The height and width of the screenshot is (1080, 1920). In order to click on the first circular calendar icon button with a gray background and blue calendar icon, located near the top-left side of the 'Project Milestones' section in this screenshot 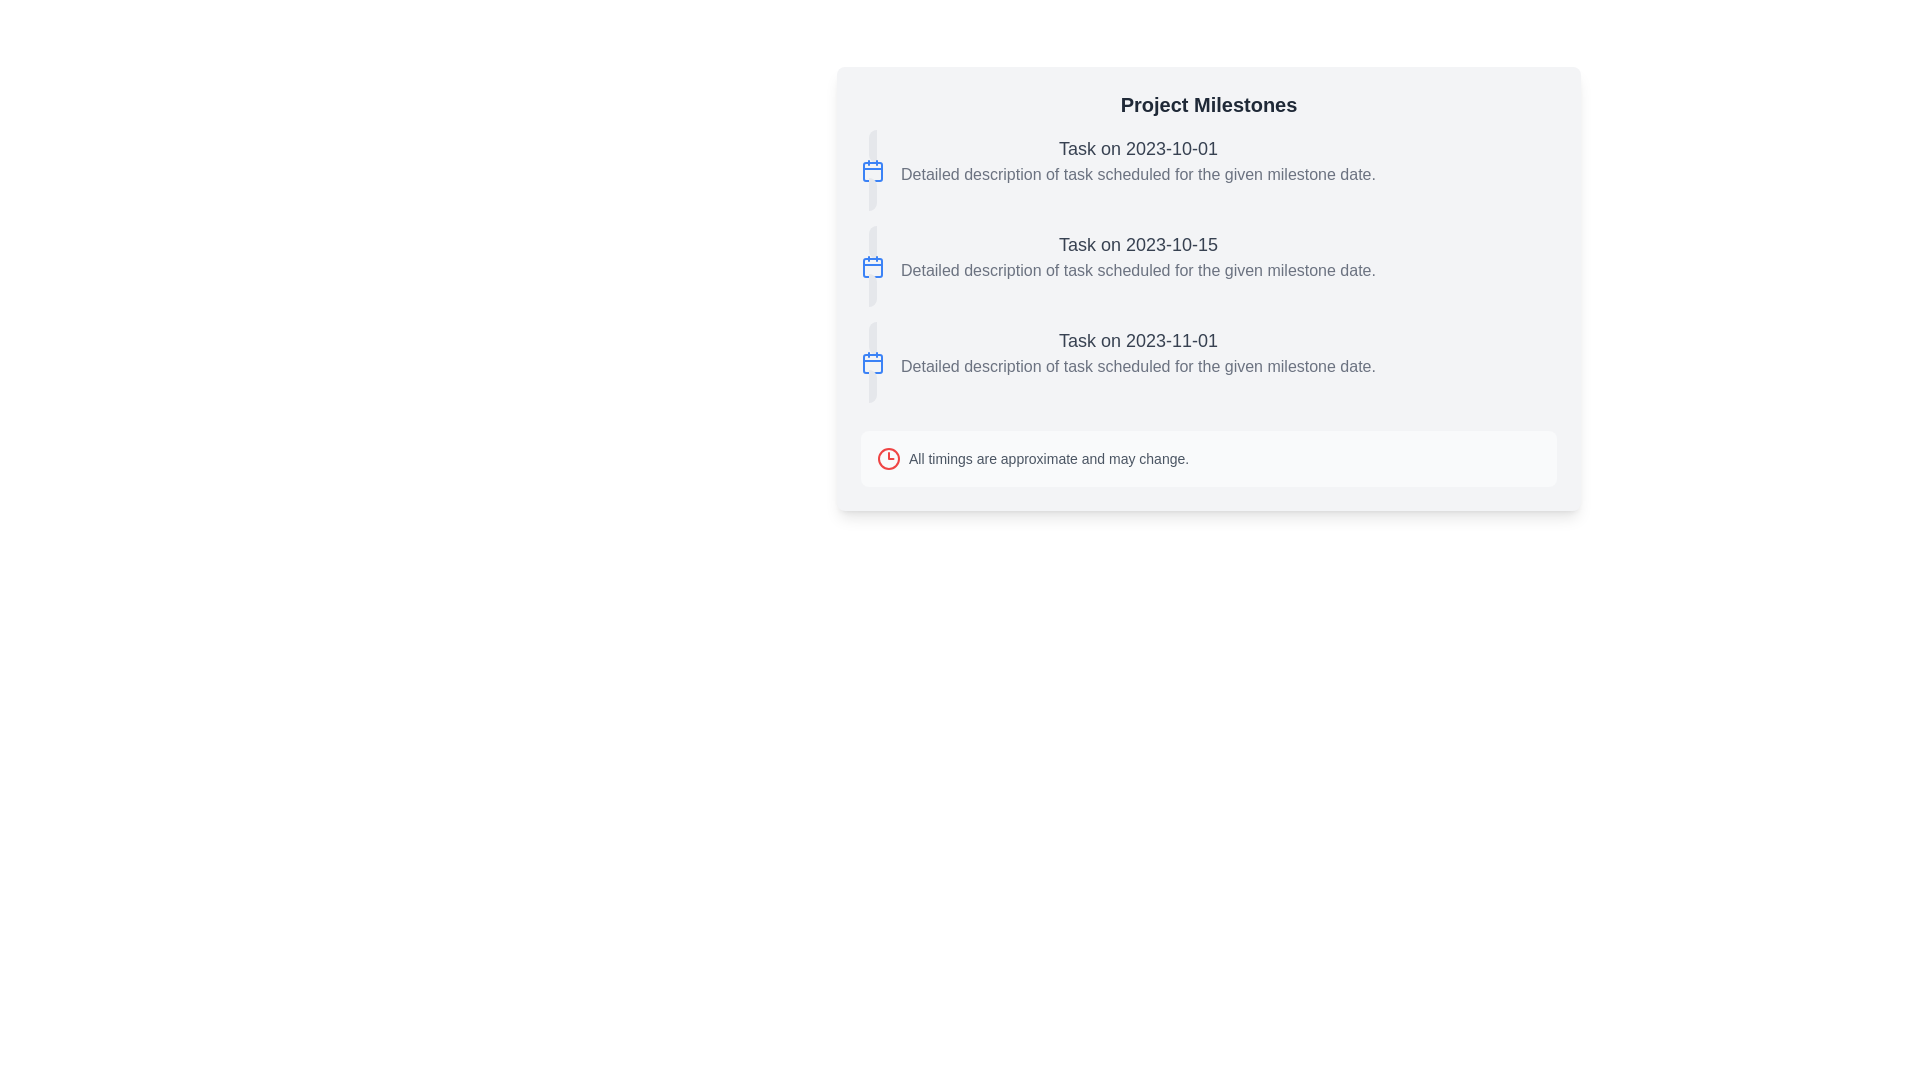, I will do `click(873, 169)`.